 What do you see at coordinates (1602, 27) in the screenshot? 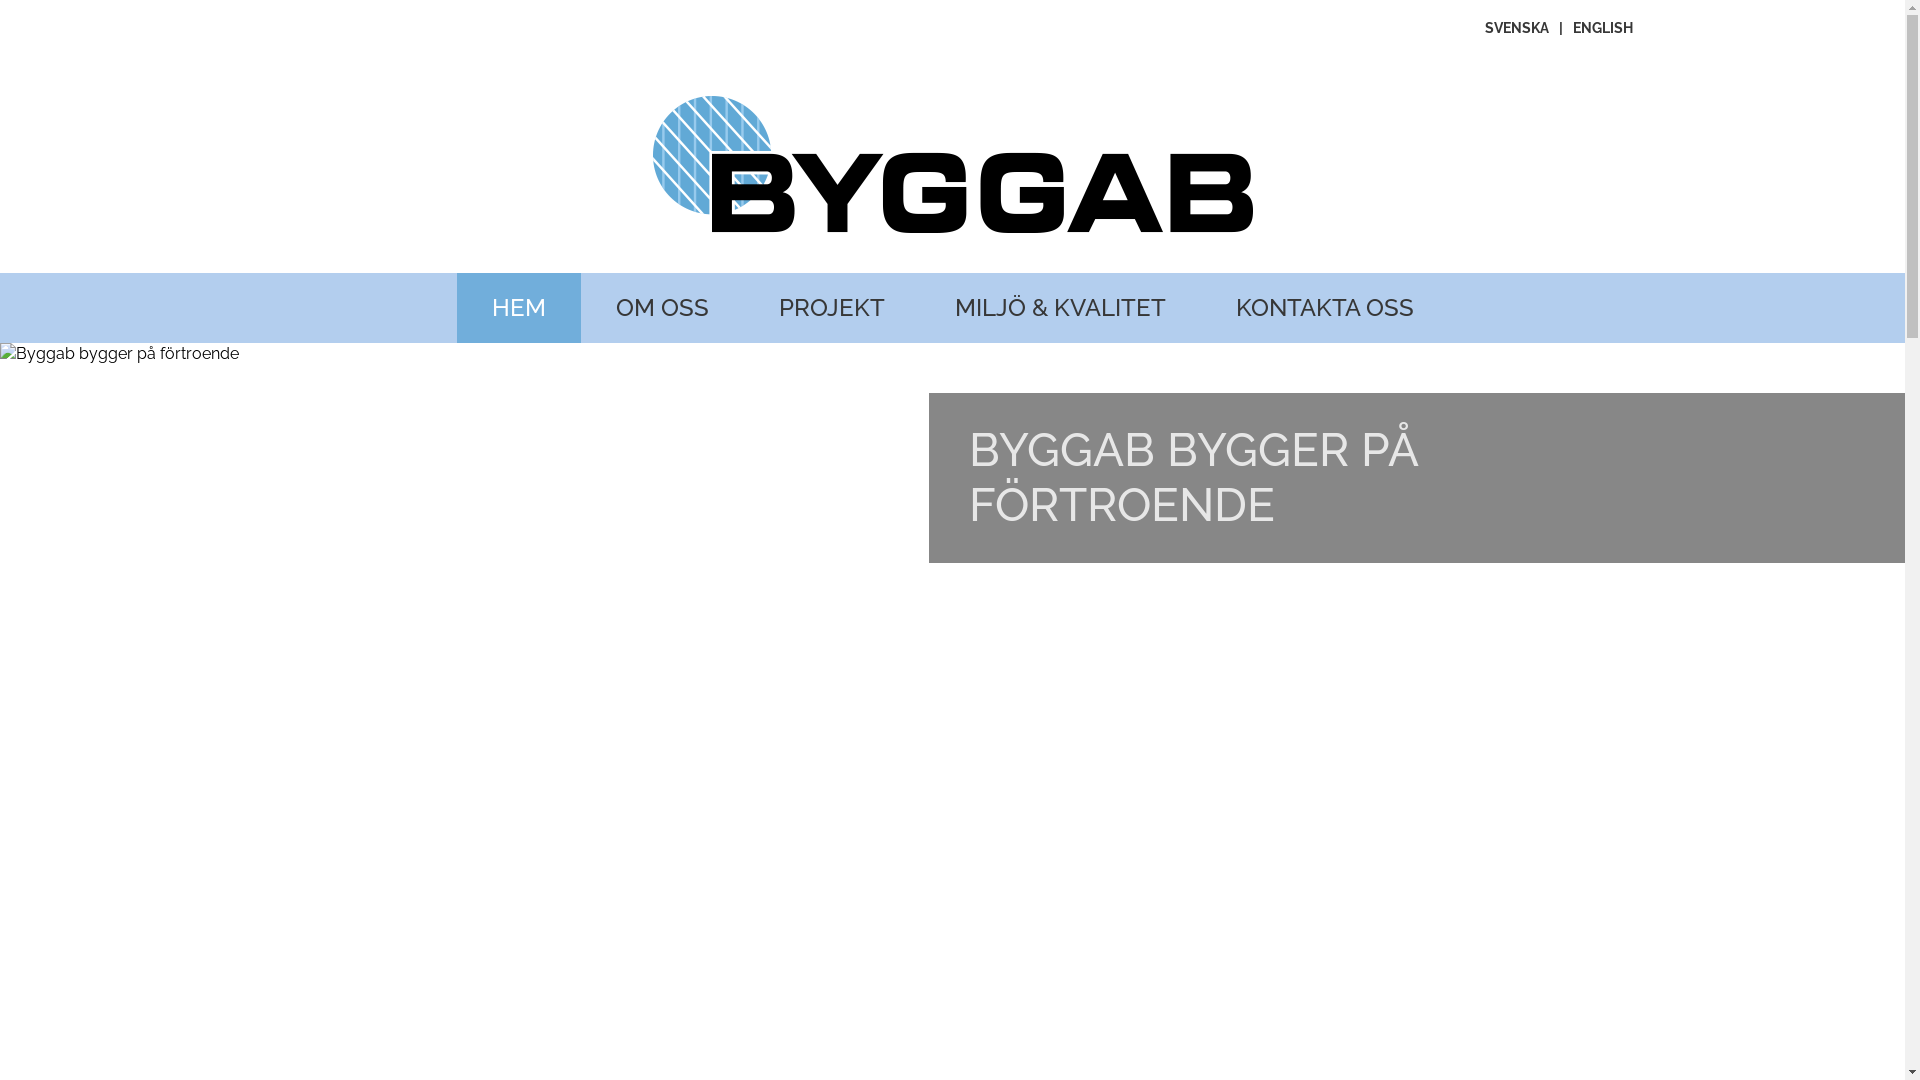
I see `'ENGLISH'` at bounding box center [1602, 27].